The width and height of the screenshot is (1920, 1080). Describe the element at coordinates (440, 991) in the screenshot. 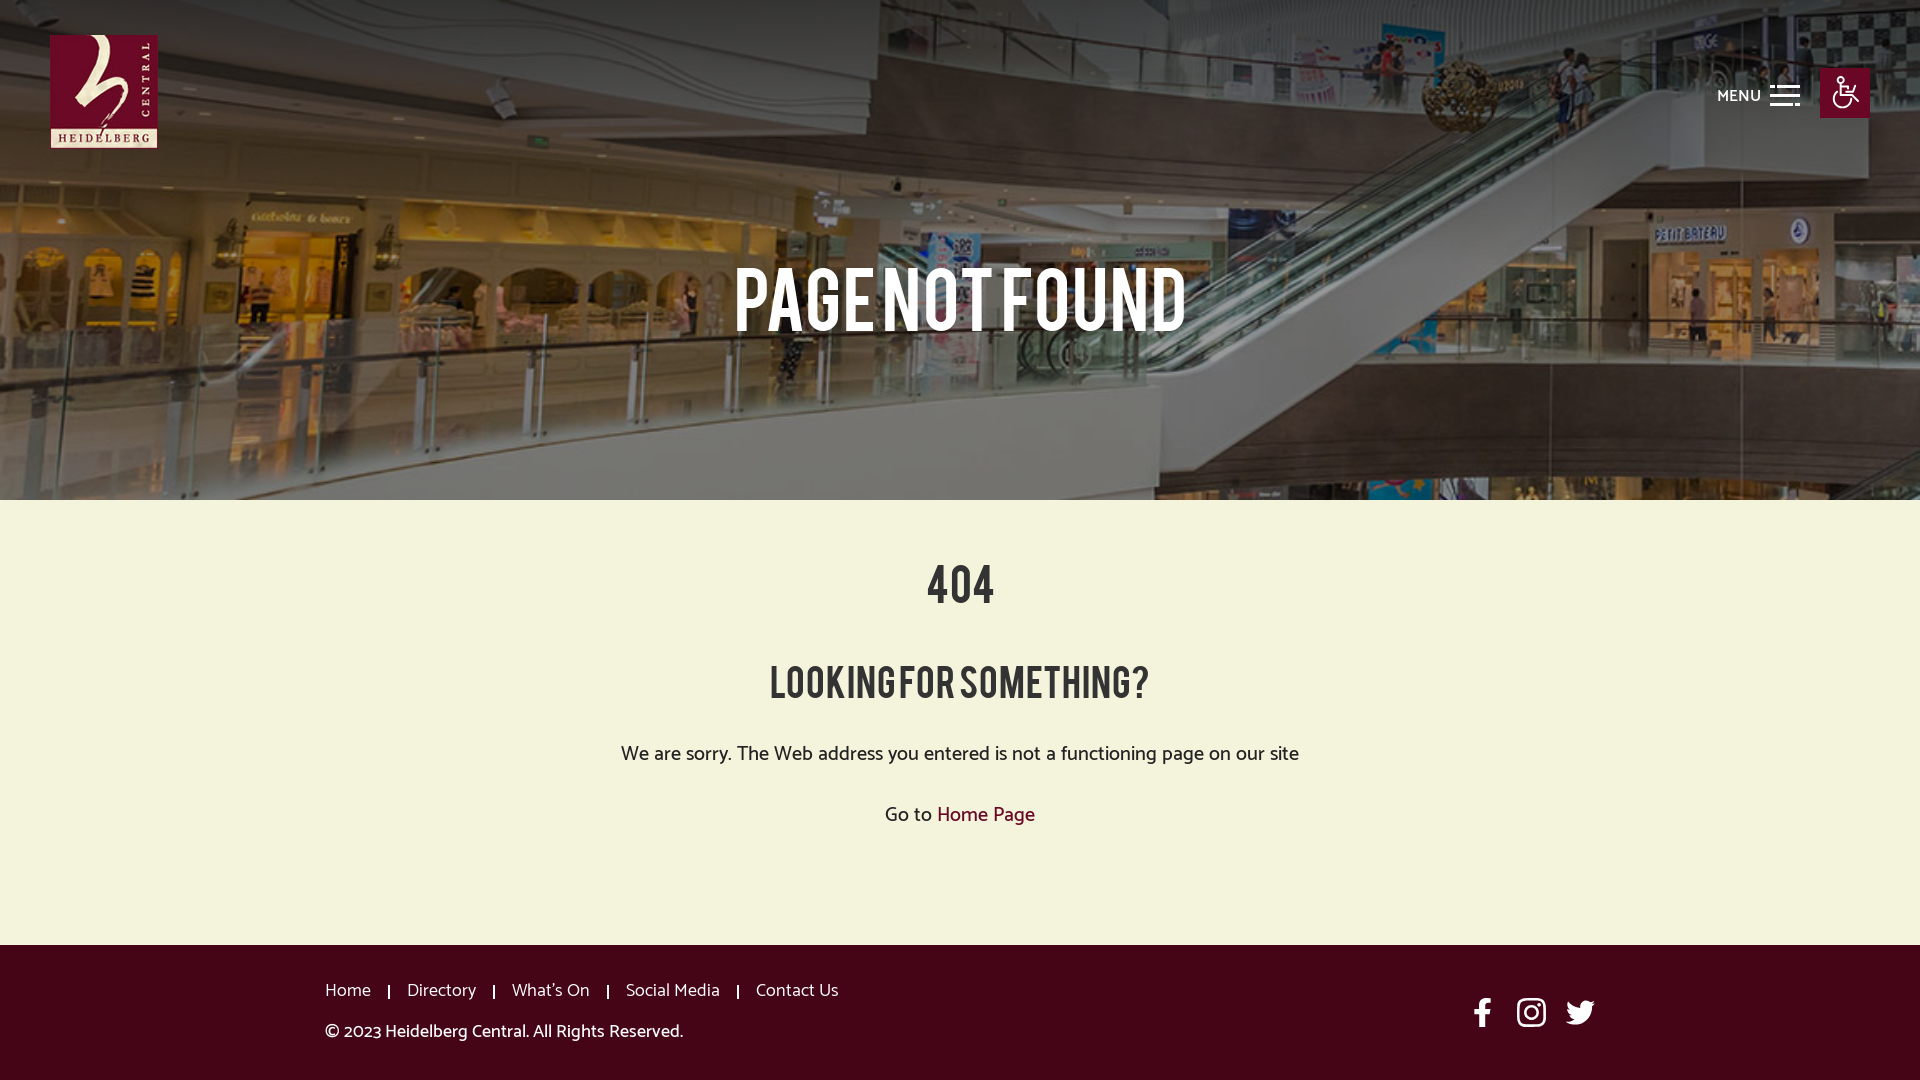

I see `'Directory'` at that location.